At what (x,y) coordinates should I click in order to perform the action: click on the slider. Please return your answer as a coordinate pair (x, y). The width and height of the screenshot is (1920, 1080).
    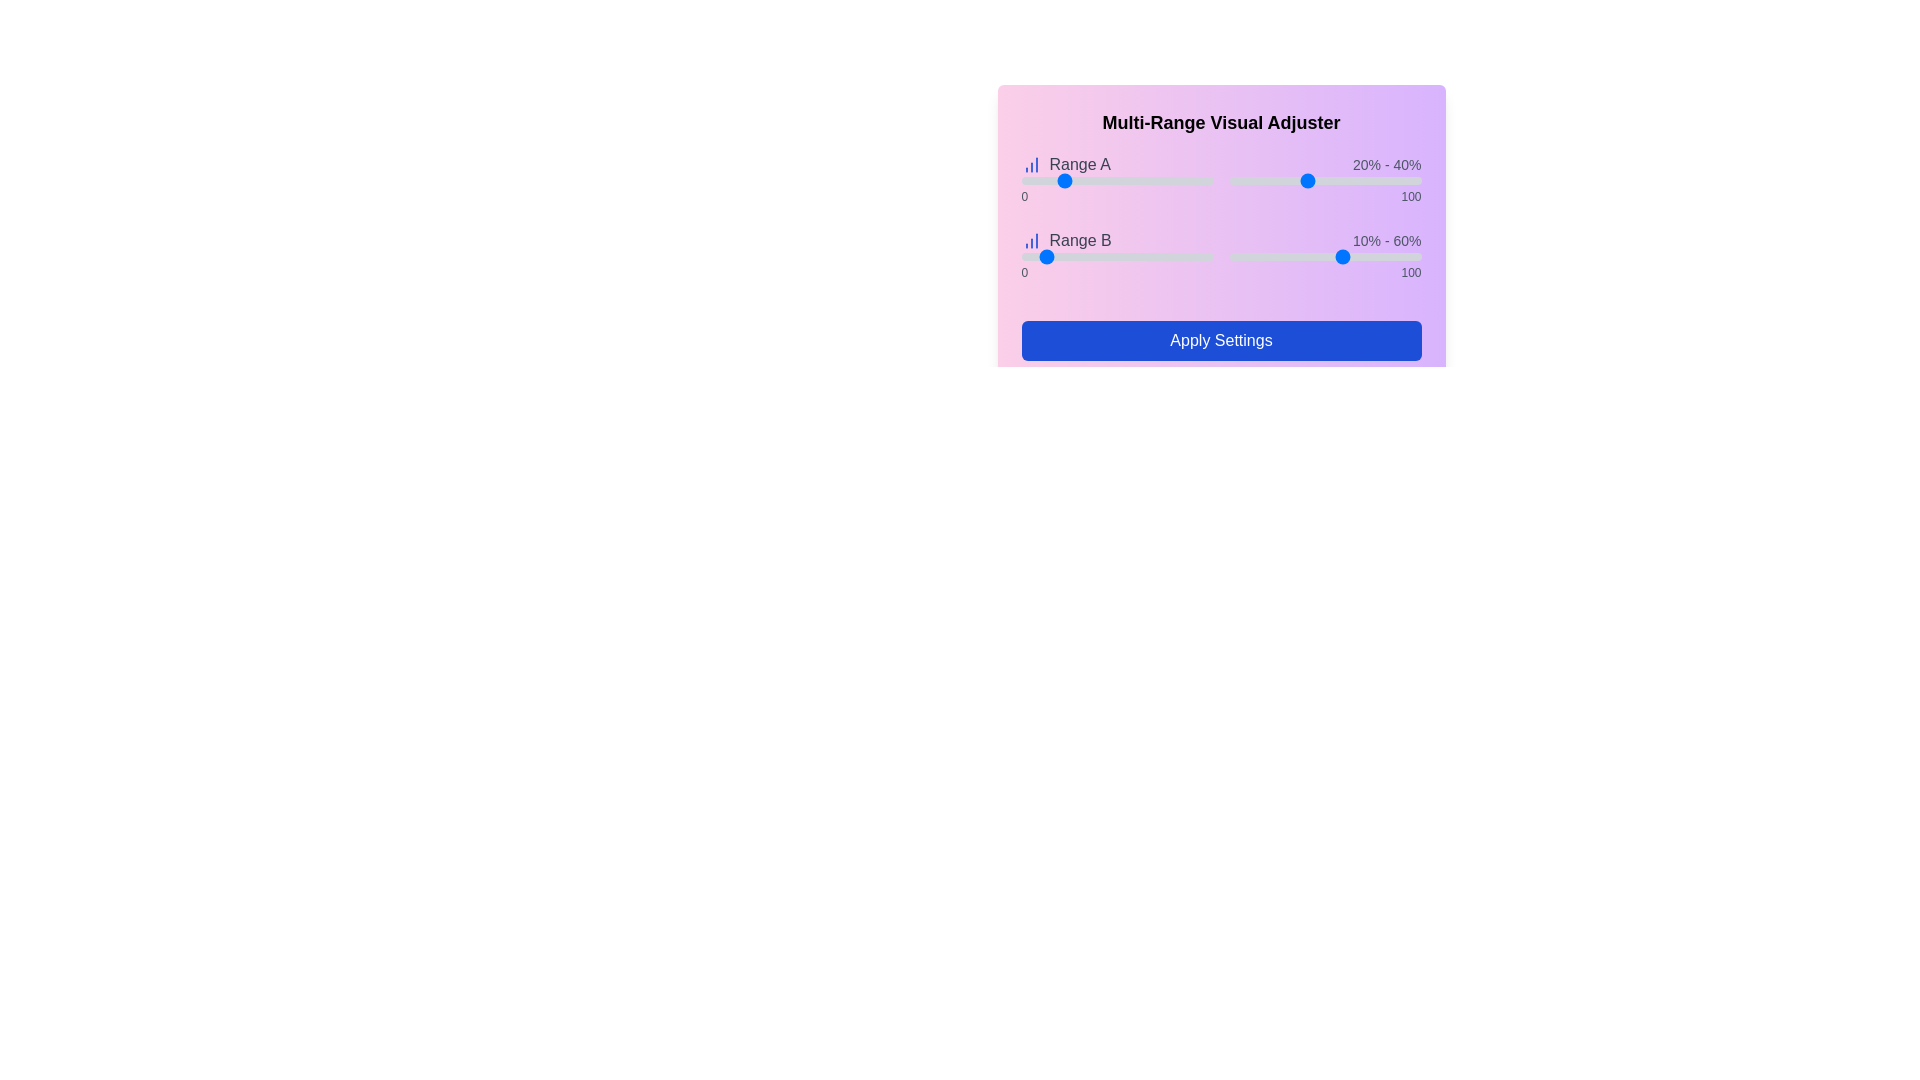
    Looking at the image, I should click on (1401, 181).